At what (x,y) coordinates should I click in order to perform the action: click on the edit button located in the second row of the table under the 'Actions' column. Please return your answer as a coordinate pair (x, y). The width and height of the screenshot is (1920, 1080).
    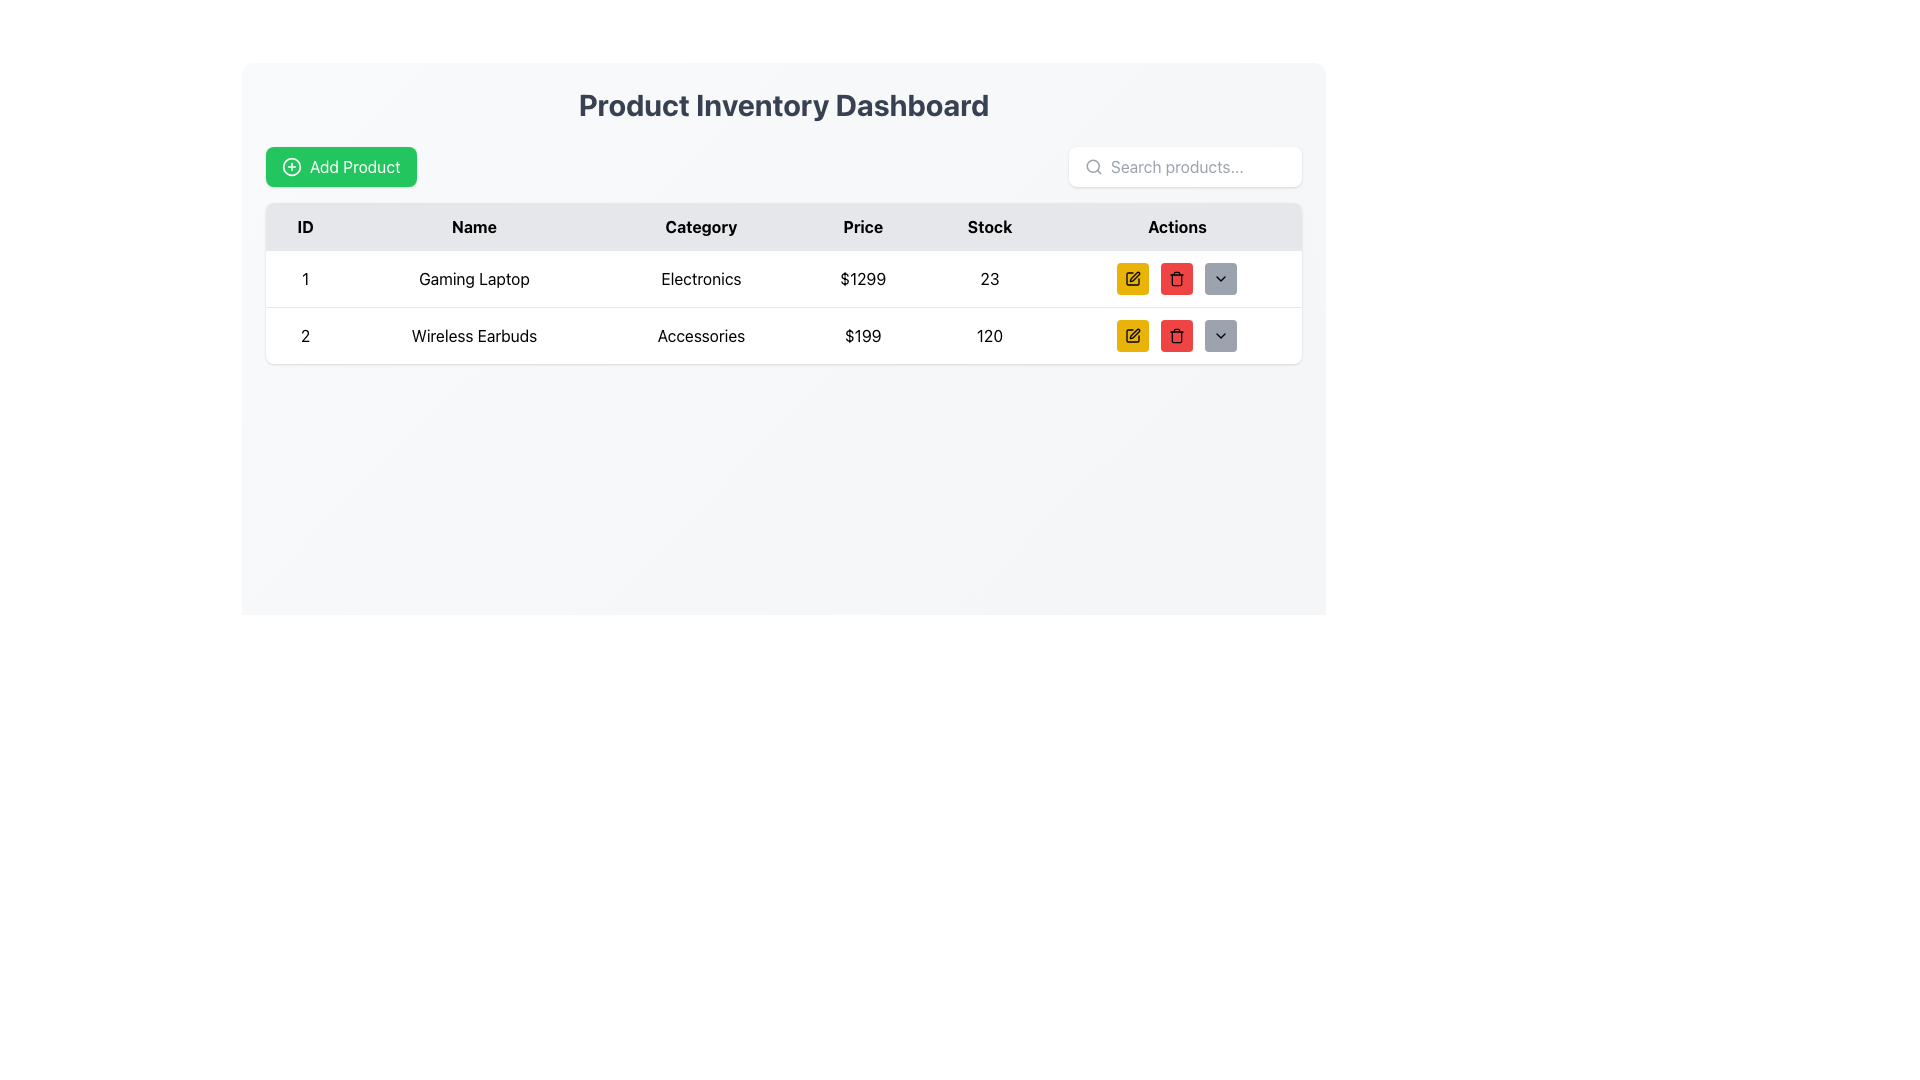
    Looking at the image, I should click on (1133, 334).